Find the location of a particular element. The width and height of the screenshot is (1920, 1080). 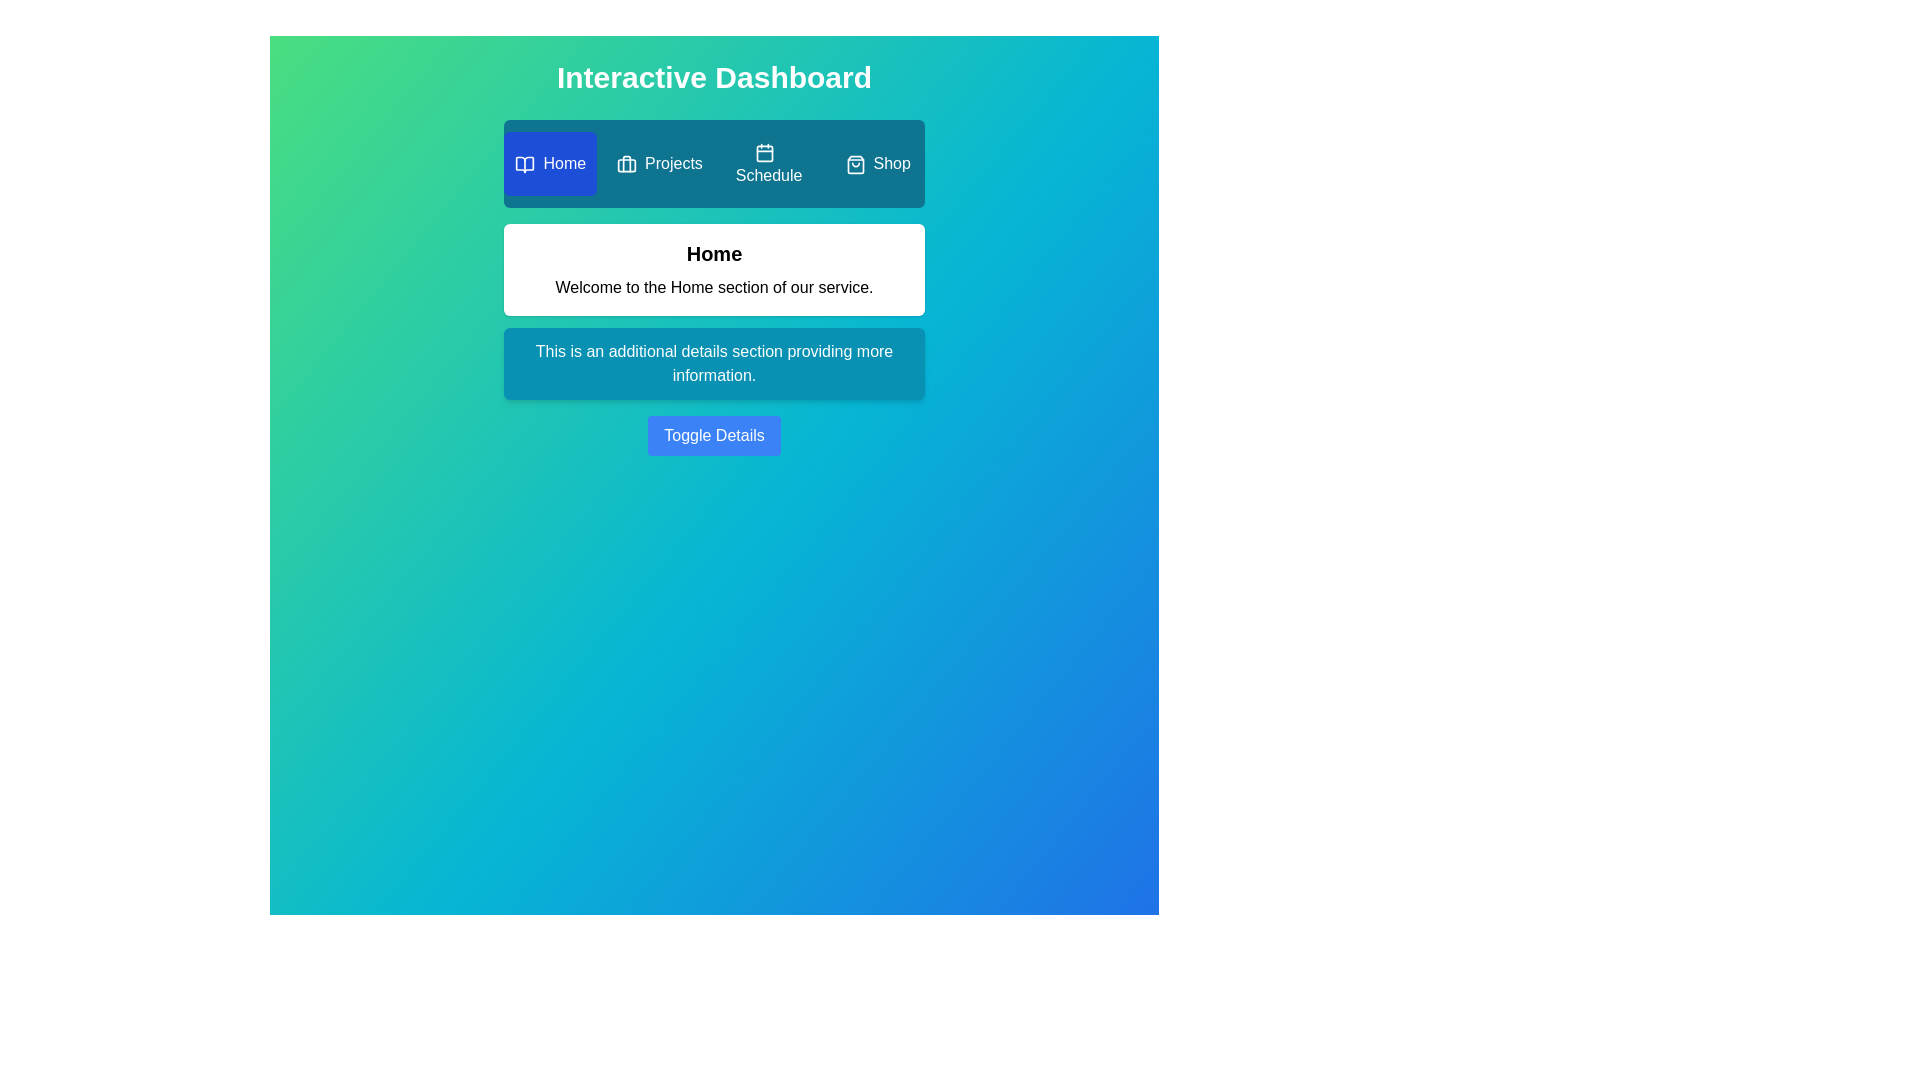

the icon of the Home tab to observe its context is located at coordinates (525, 163).